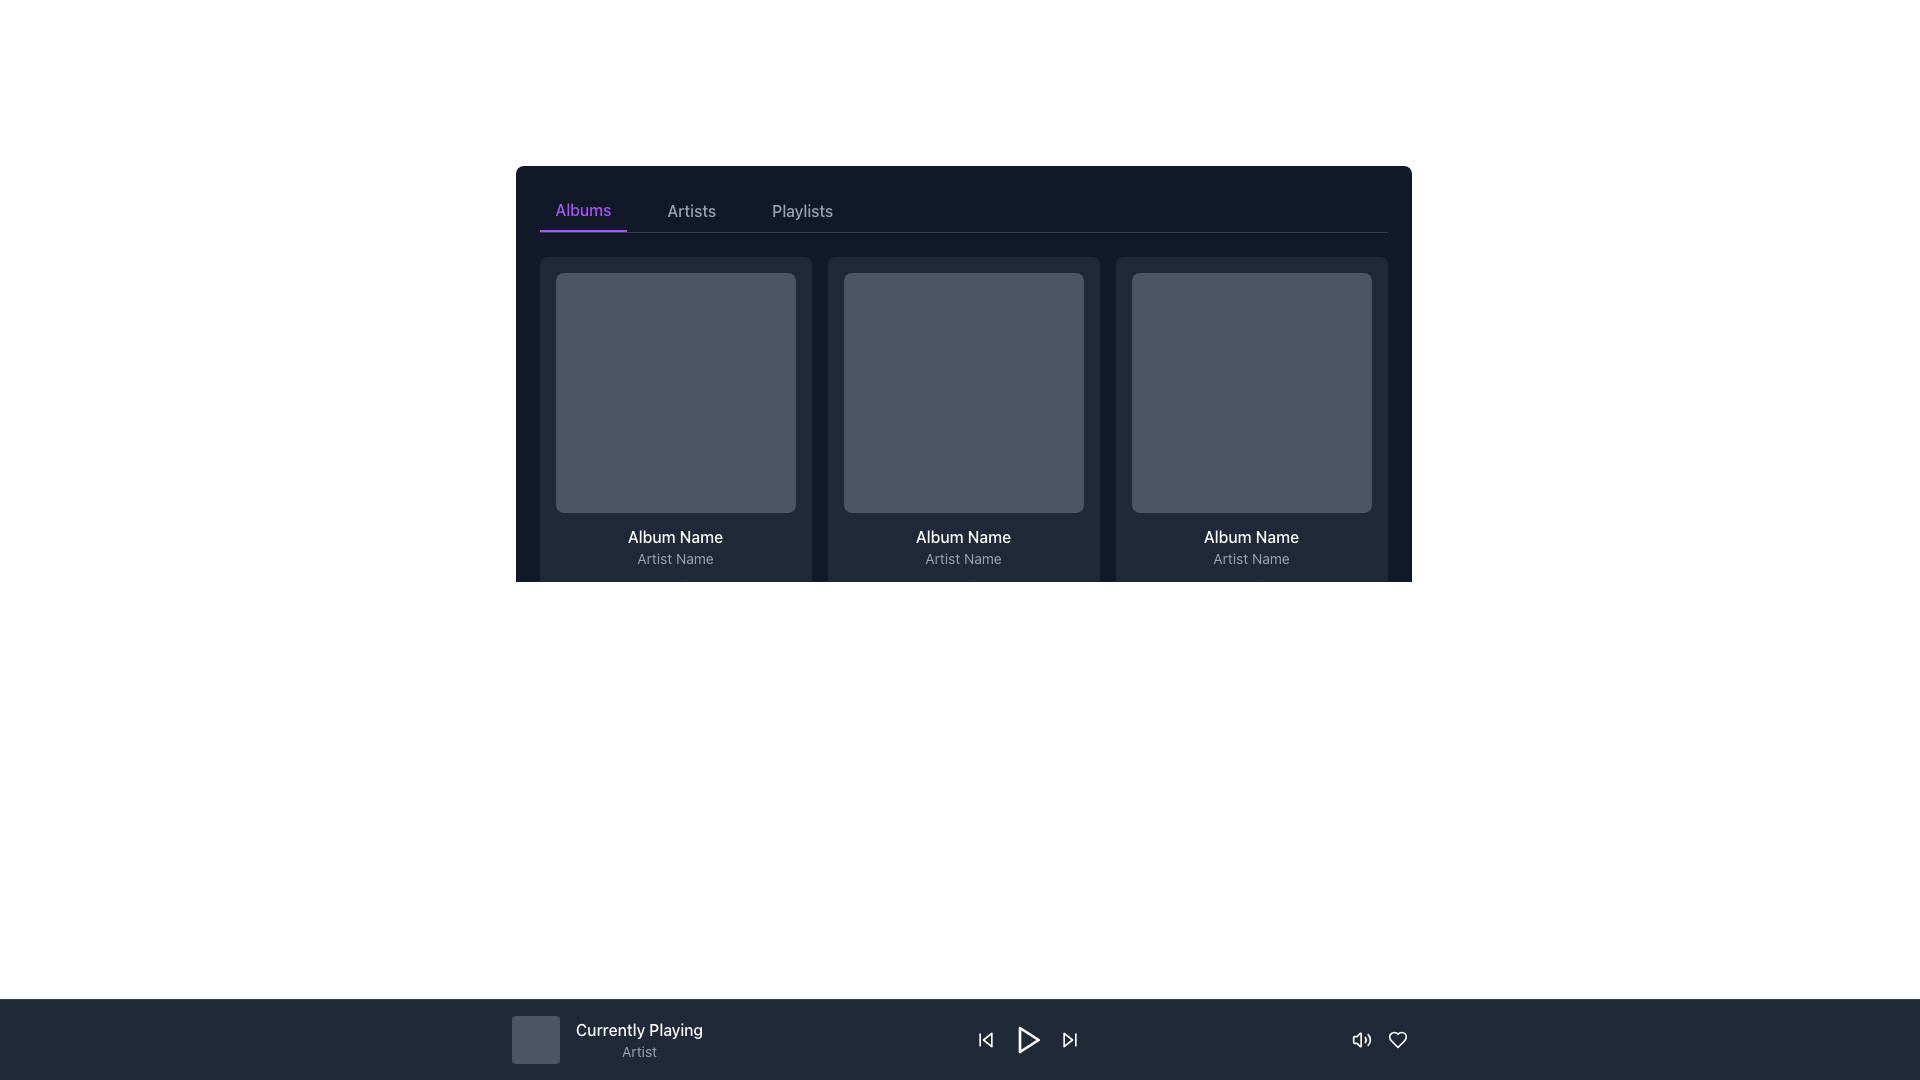 Image resolution: width=1920 pixels, height=1080 pixels. What do you see at coordinates (802, 211) in the screenshot?
I see `the 'Playlists' tab button in the top center of the interface to change its appearance` at bounding box center [802, 211].